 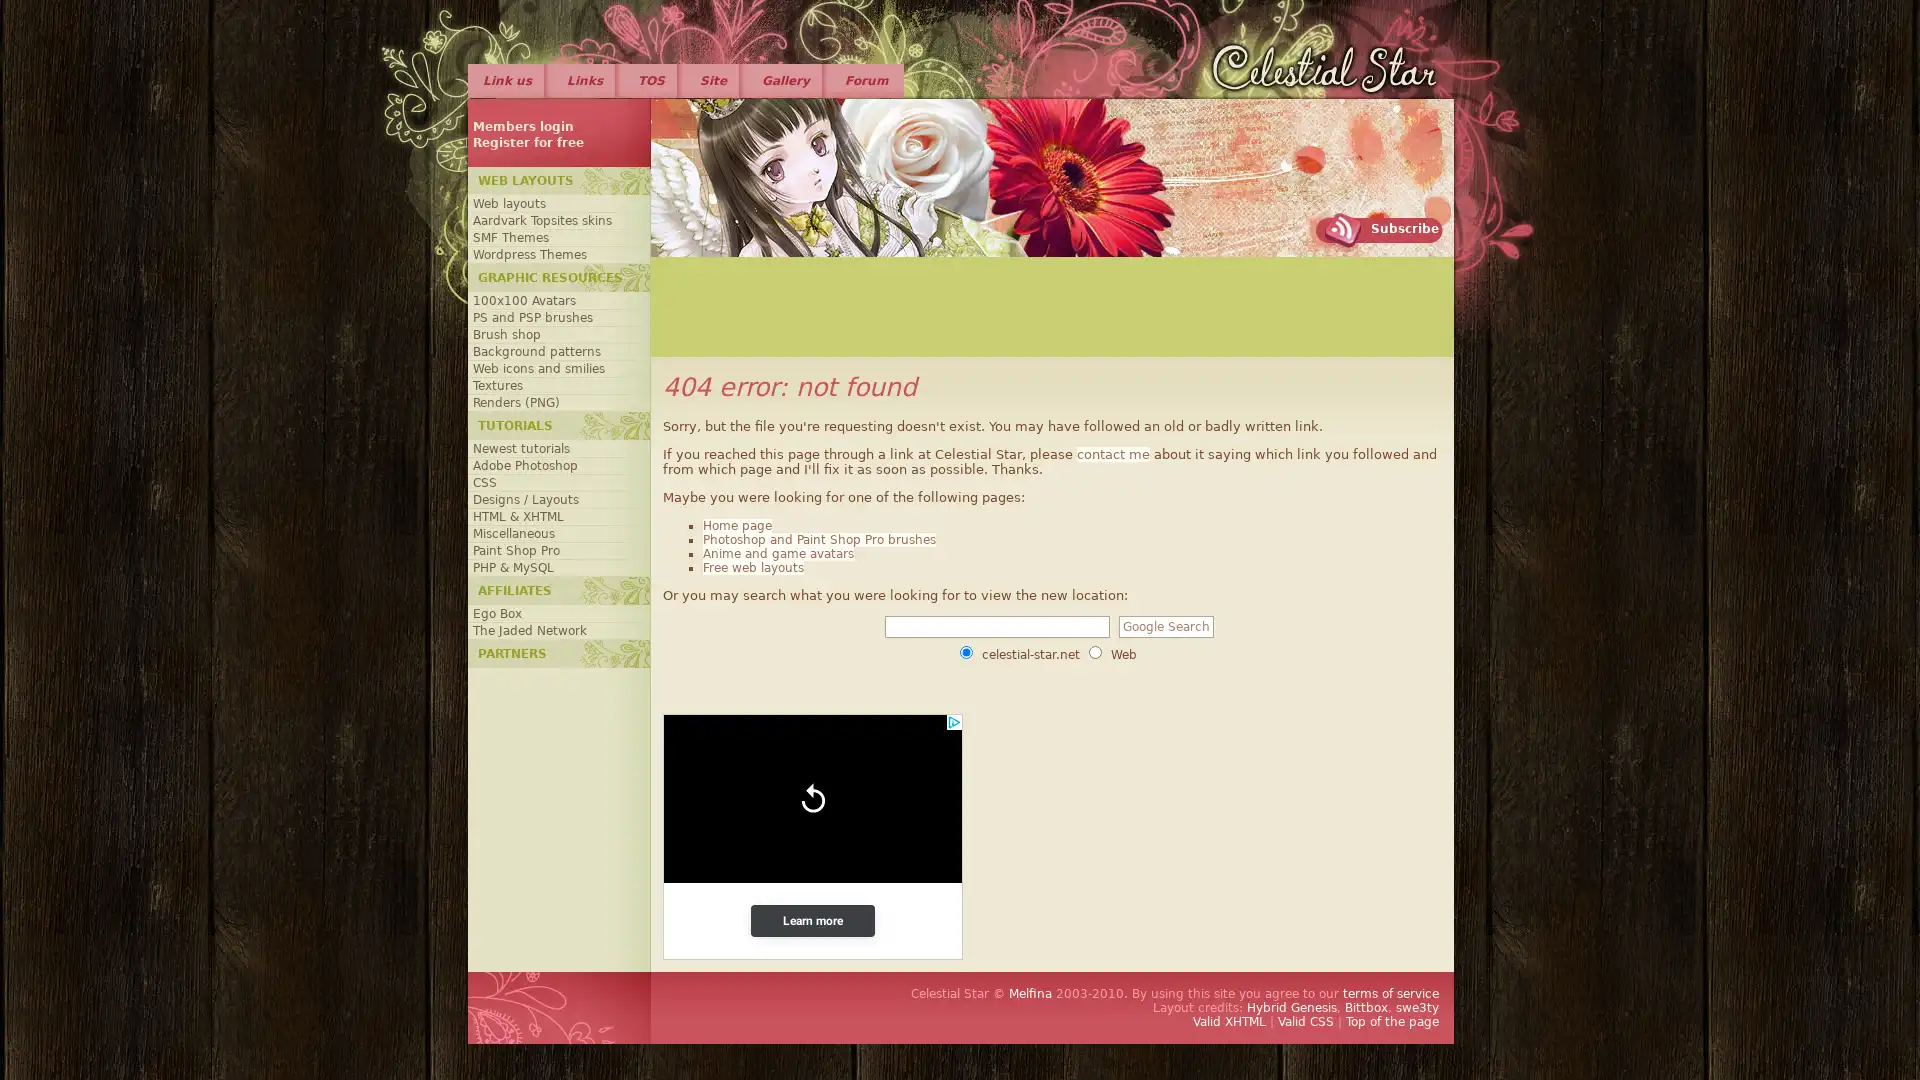 I want to click on Google Search, so click(x=1166, y=624).